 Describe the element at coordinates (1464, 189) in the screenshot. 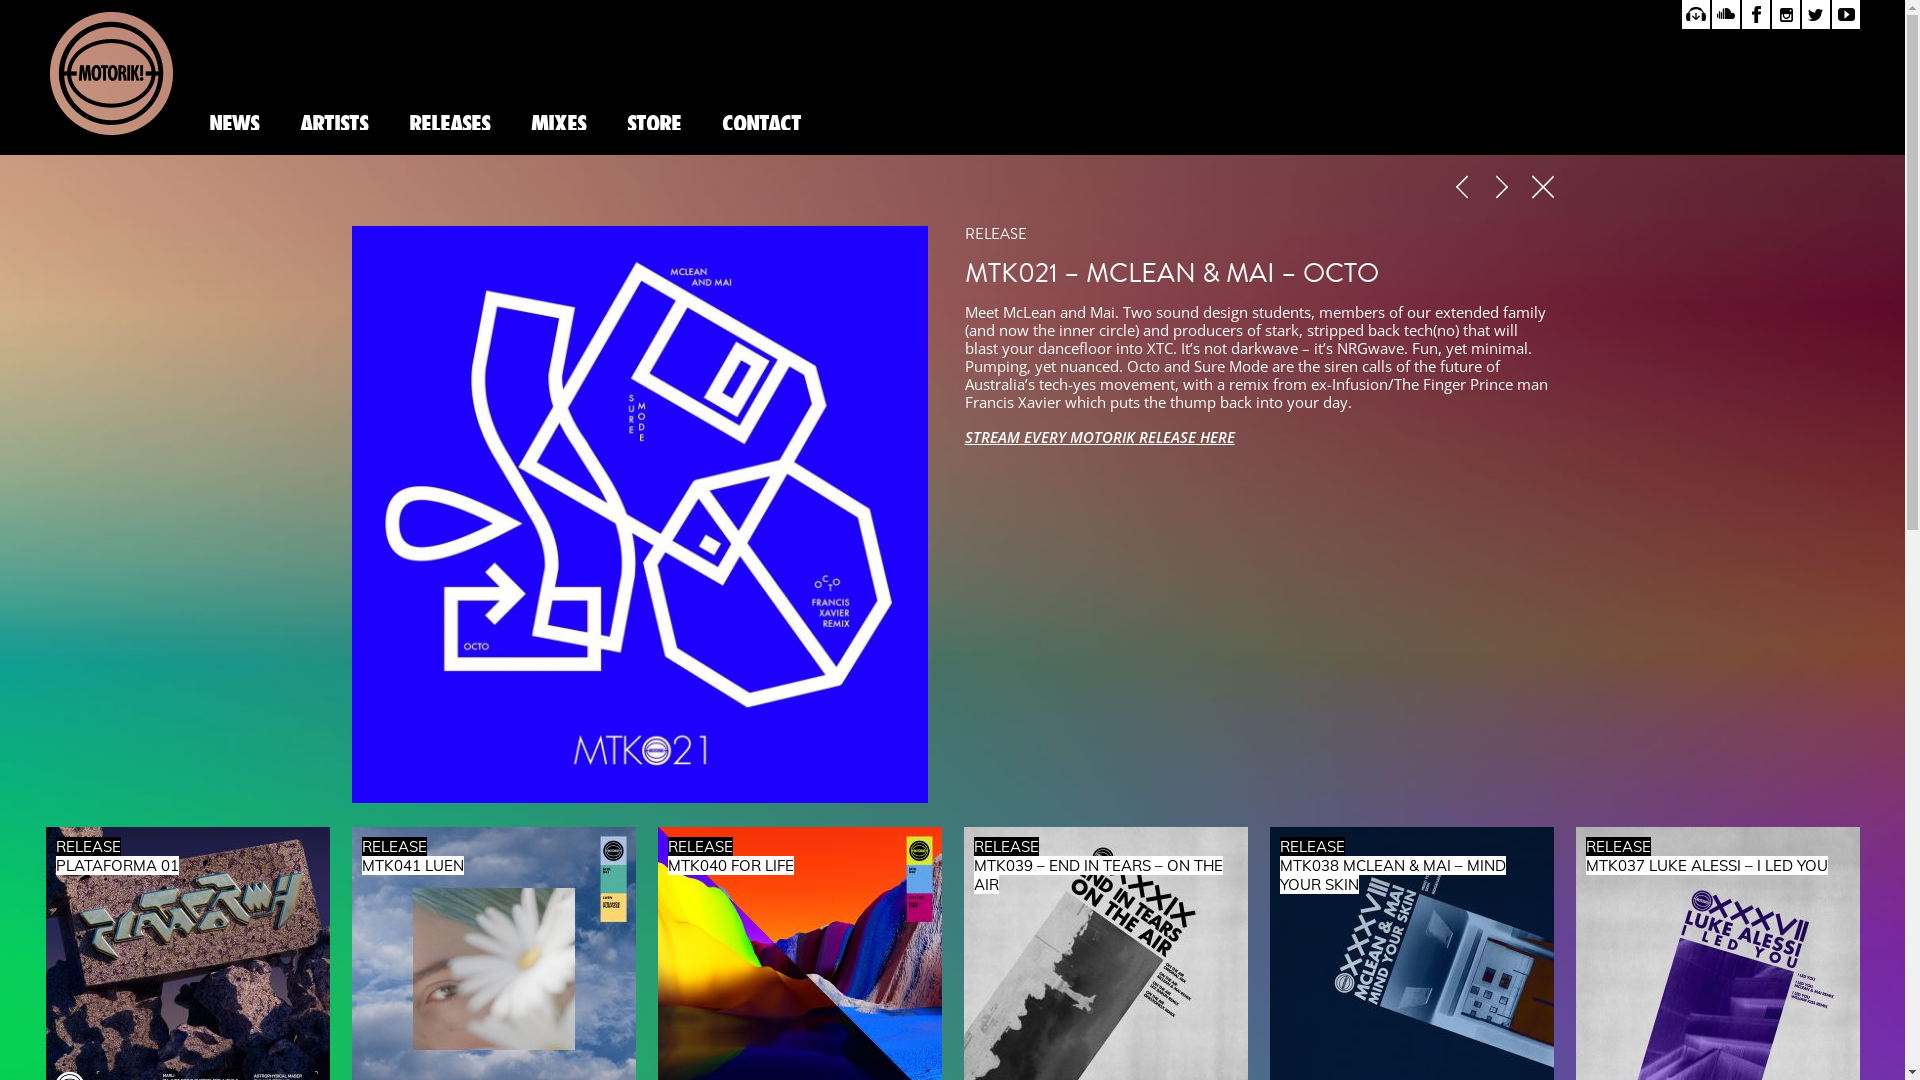

I see `'prev'` at that location.